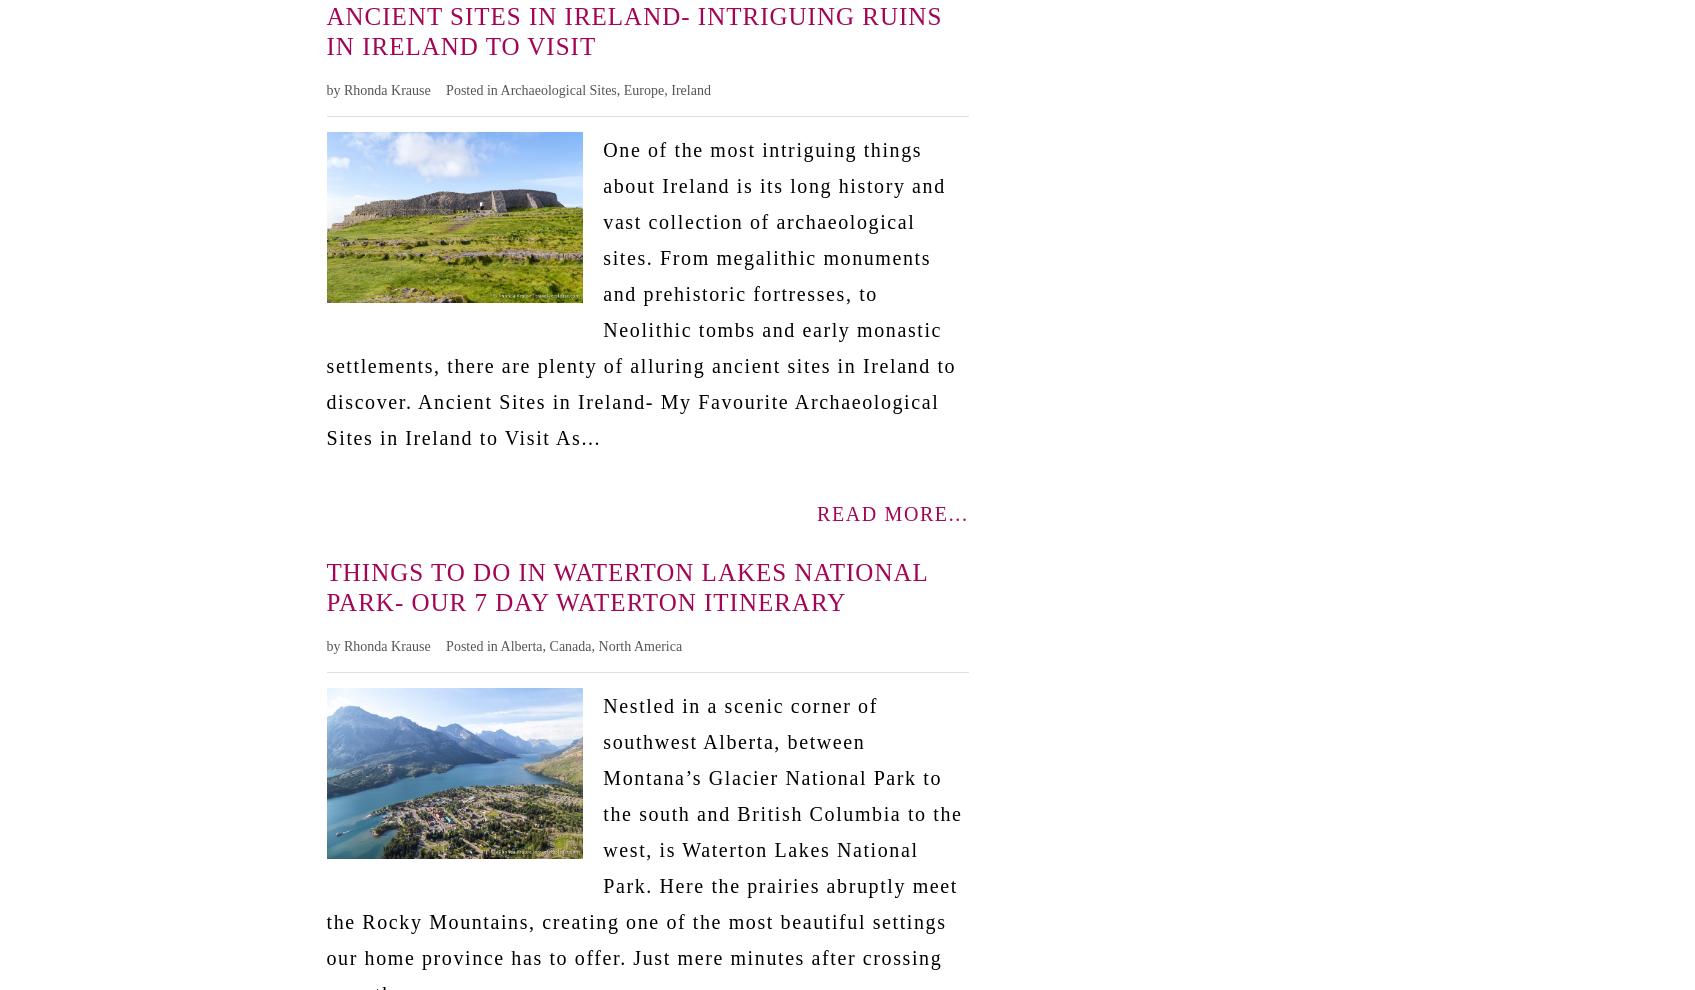 The width and height of the screenshot is (1695, 990). I want to click on 'Canada', so click(570, 645).